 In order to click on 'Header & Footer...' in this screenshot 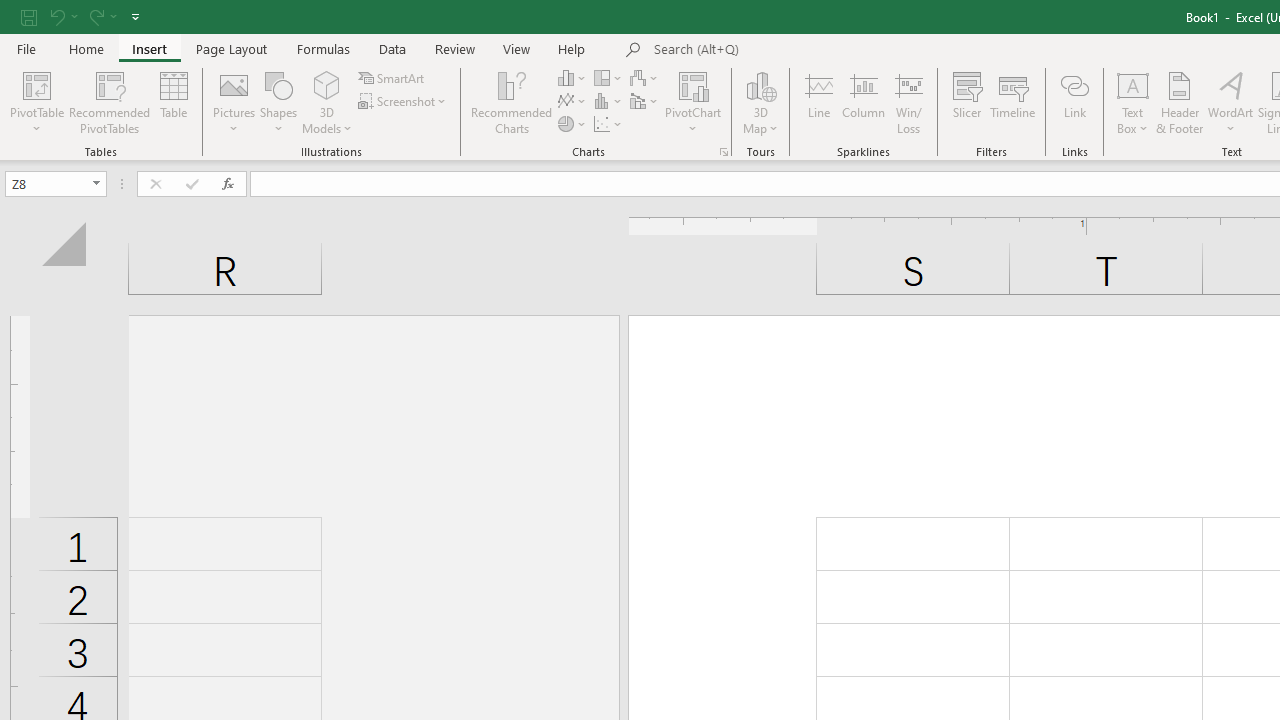, I will do `click(1180, 103)`.